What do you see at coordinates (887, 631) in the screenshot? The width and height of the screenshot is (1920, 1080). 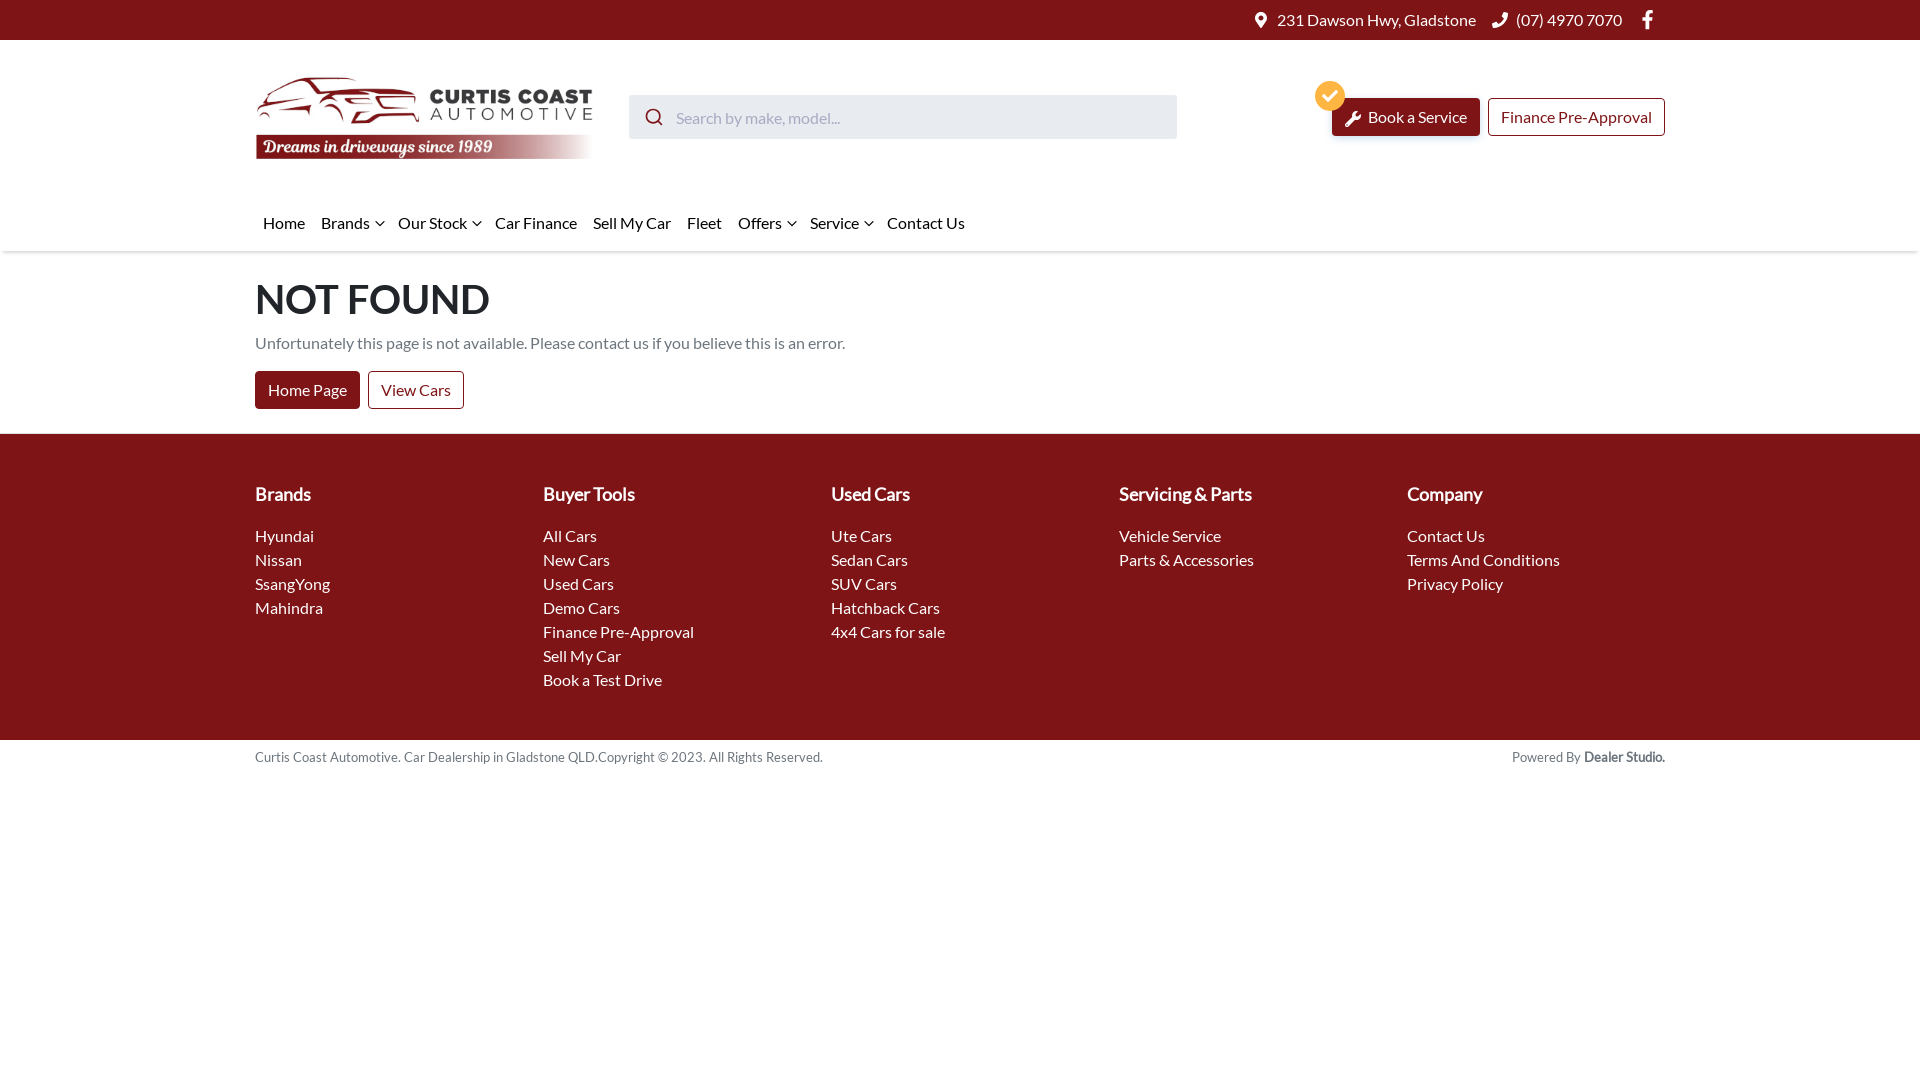 I see `'4x4 Cars for sale'` at bounding box center [887, 631].